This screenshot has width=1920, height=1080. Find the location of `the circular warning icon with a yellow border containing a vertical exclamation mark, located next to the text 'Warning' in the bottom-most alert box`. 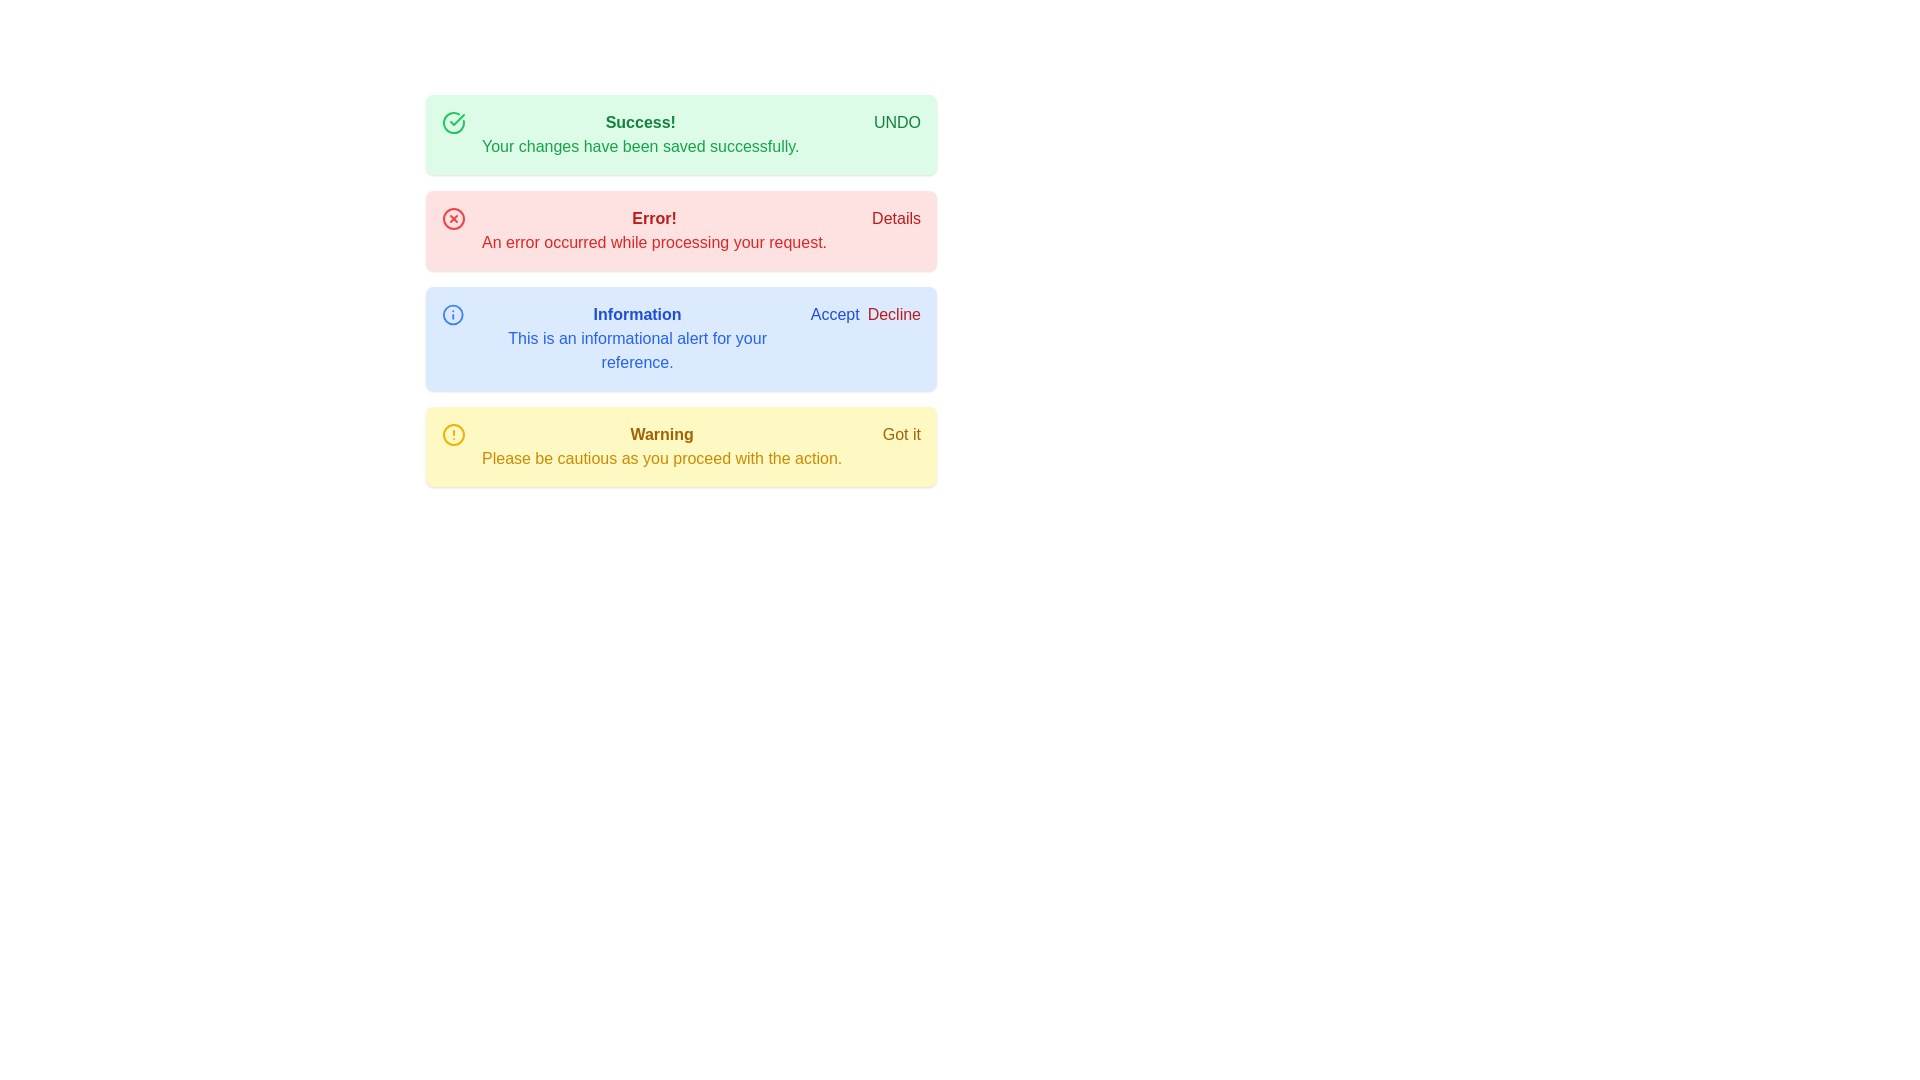

the circular warning icon with a yellow border containing a vertical exclamation mark, located next to the text 'Warning' in the bottom-most alert box is located at coordinates (453, 434).